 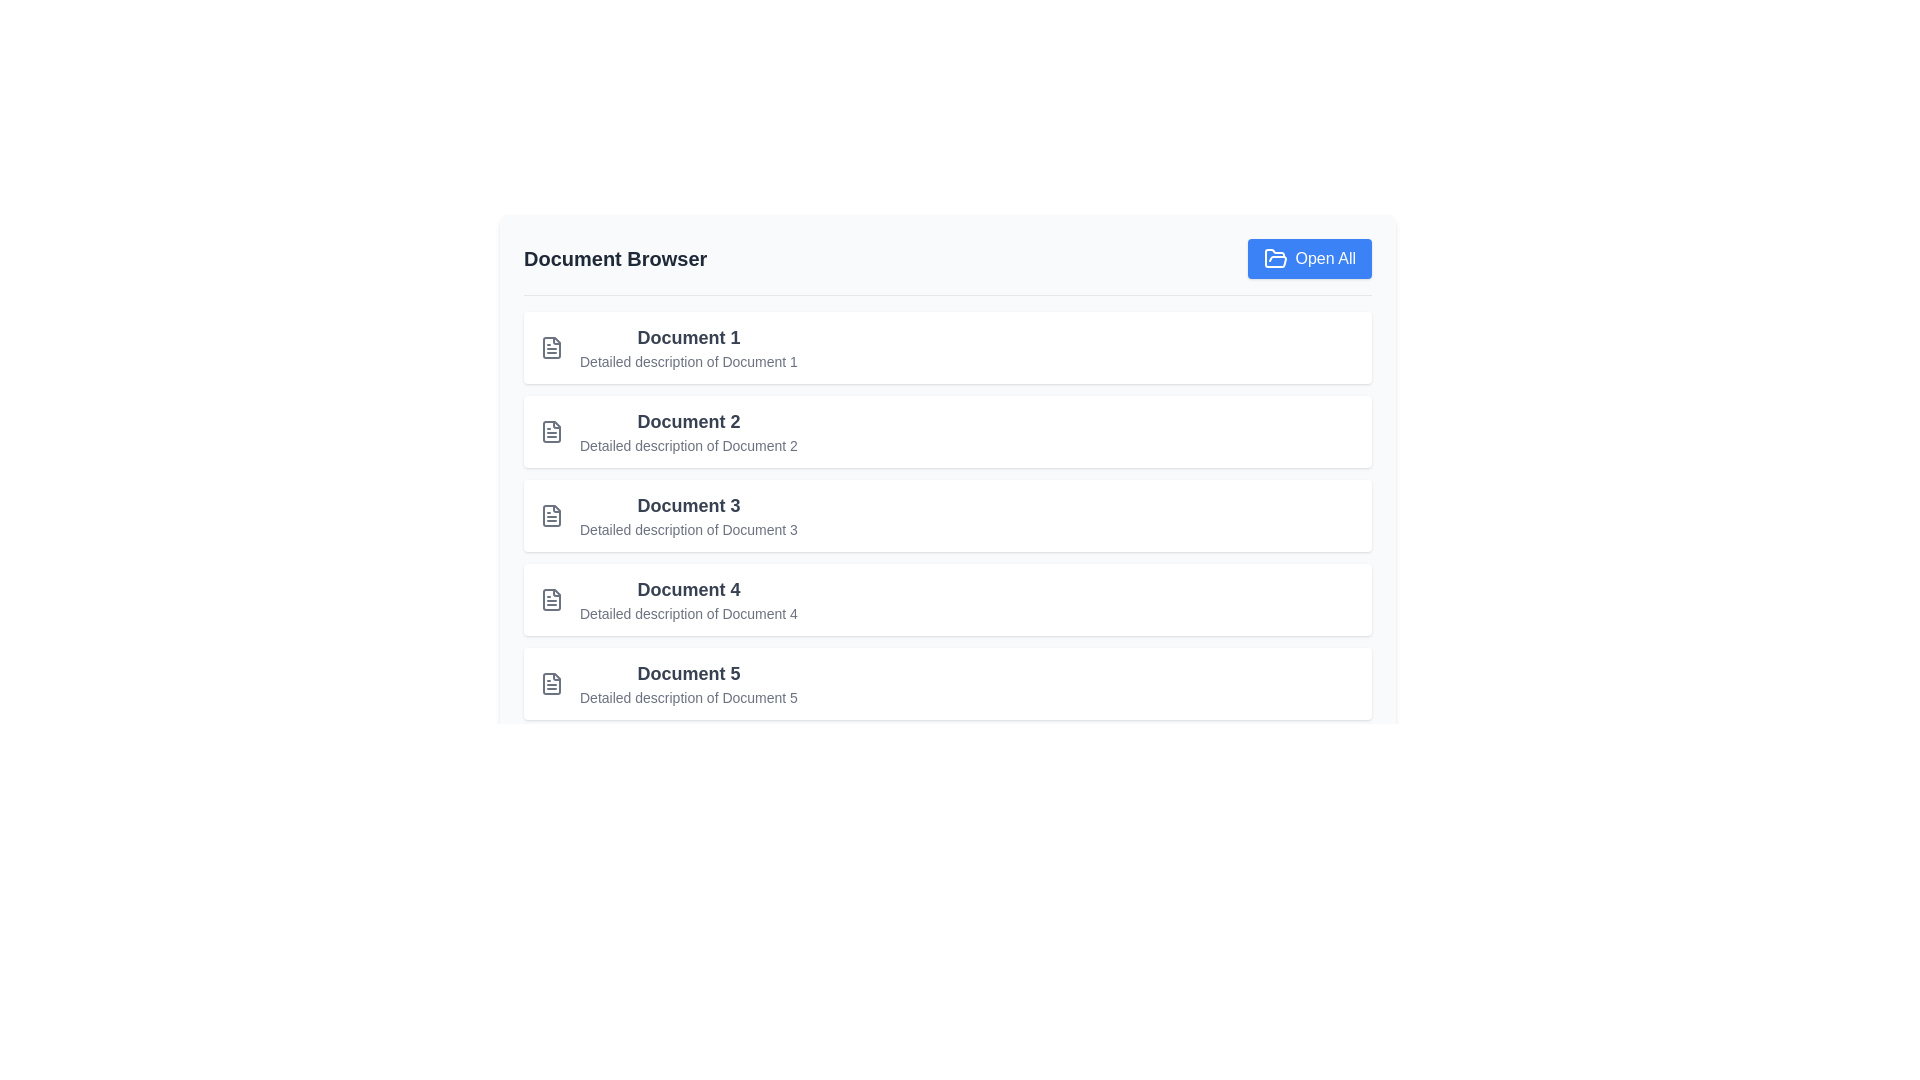 What do you see at coordinates (688, 589) in the screenshot?
I see `the label displaying 'Document 4', which is styled in bold, larger font and dark gray color, centrally aligned within its card layout` at bounding box center [688, 589].